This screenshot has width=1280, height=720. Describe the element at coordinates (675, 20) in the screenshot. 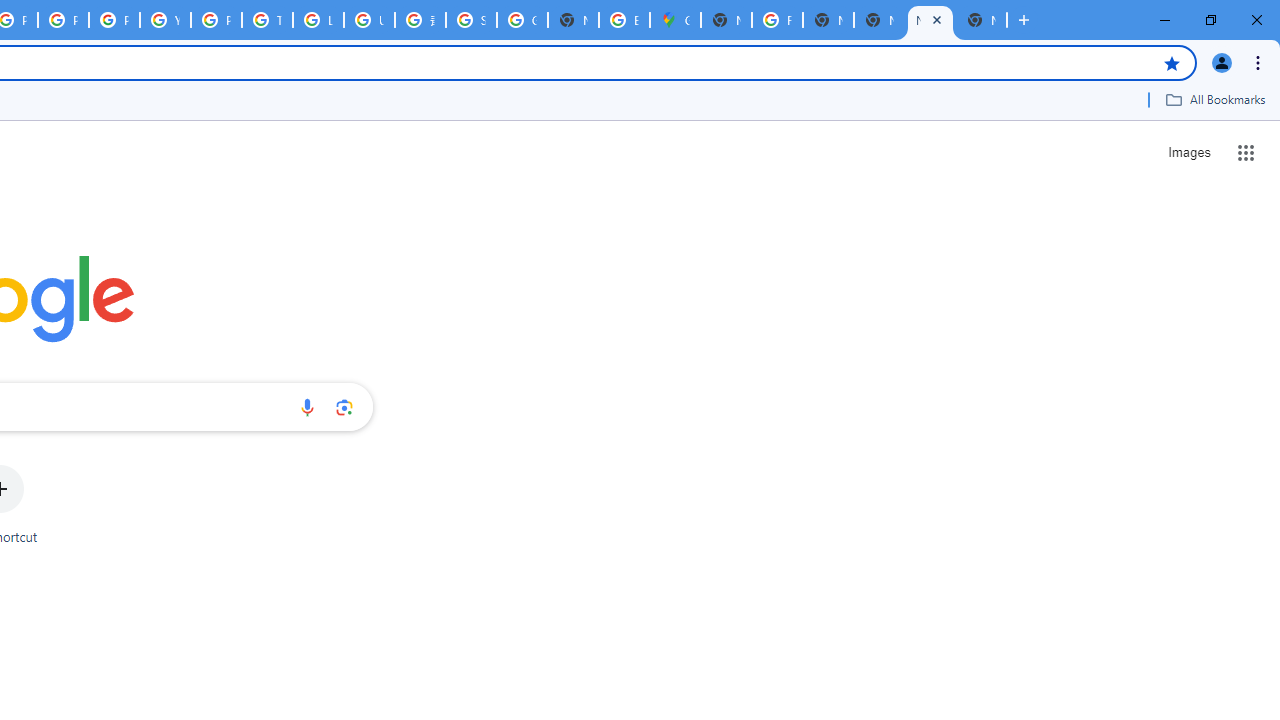

I see `'Google Maps'` at that location.